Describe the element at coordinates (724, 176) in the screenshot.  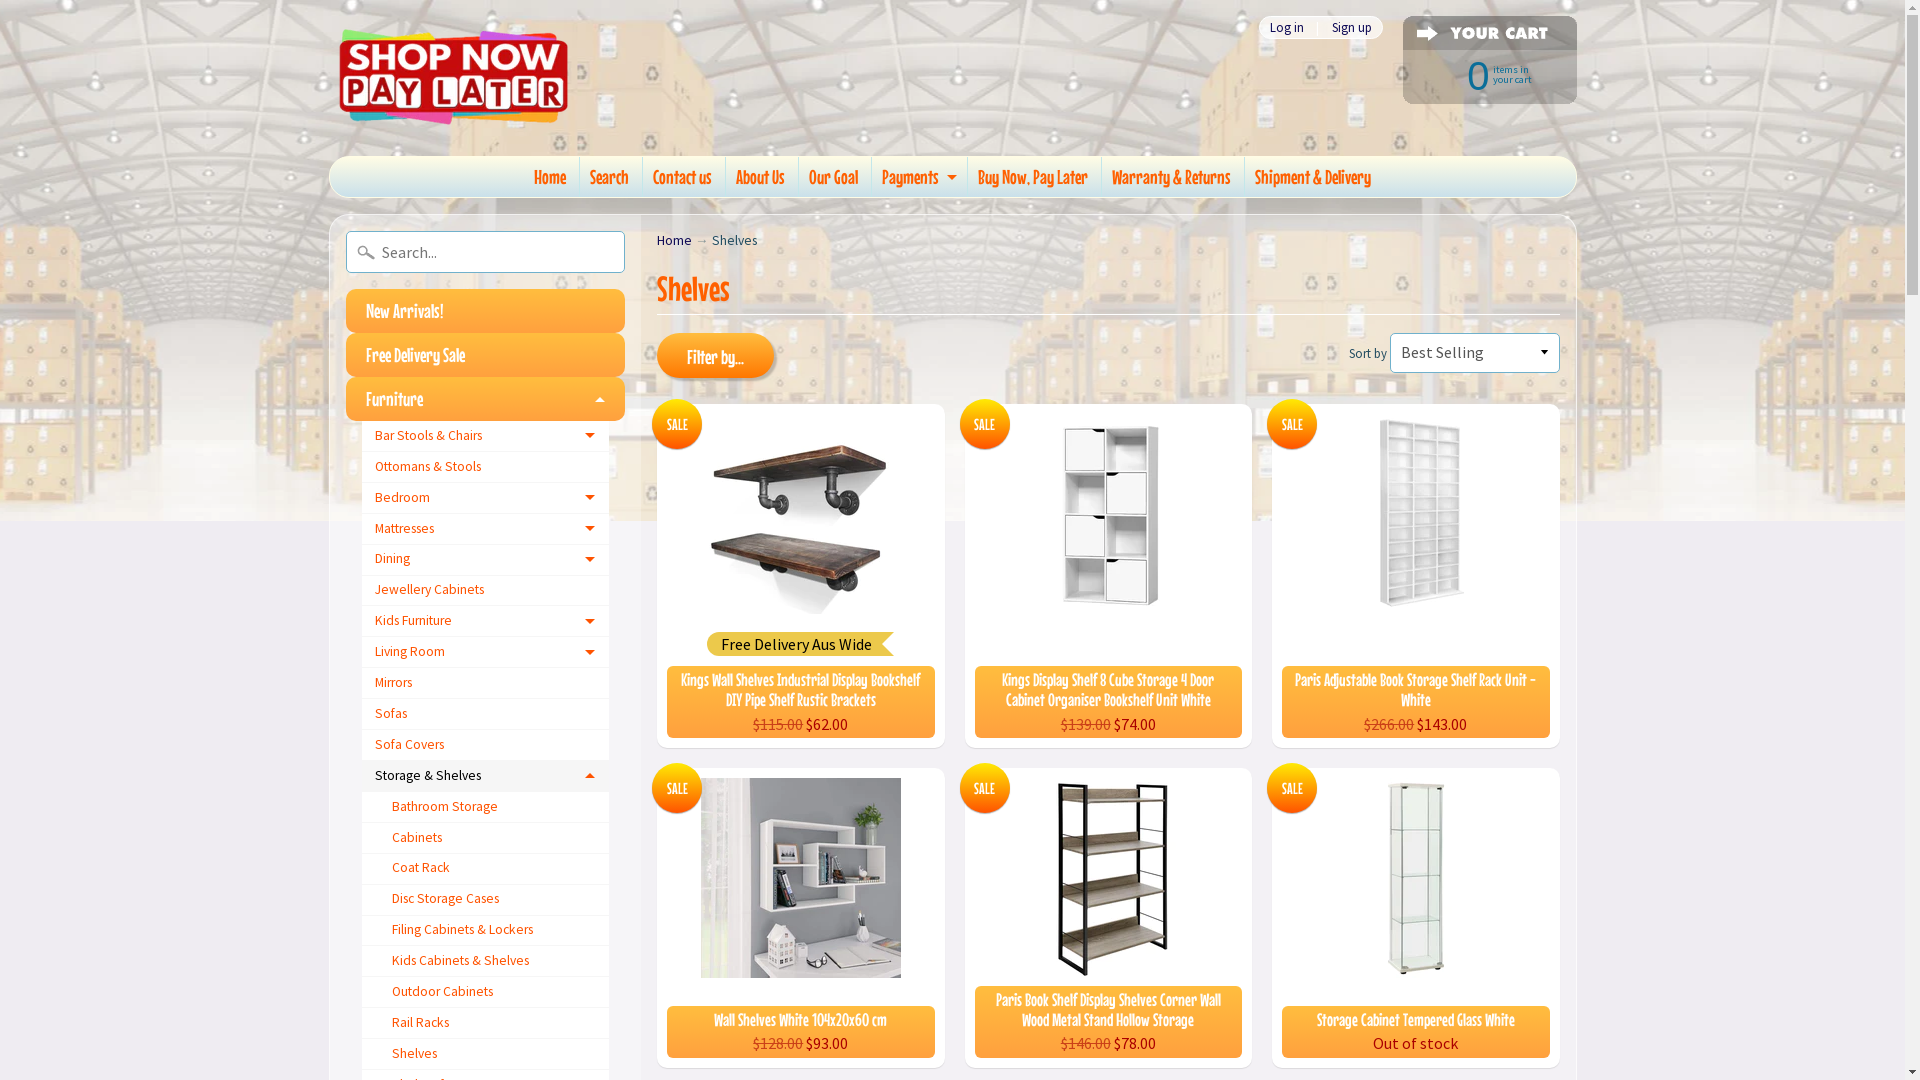
I see `'About Us'` at that location.